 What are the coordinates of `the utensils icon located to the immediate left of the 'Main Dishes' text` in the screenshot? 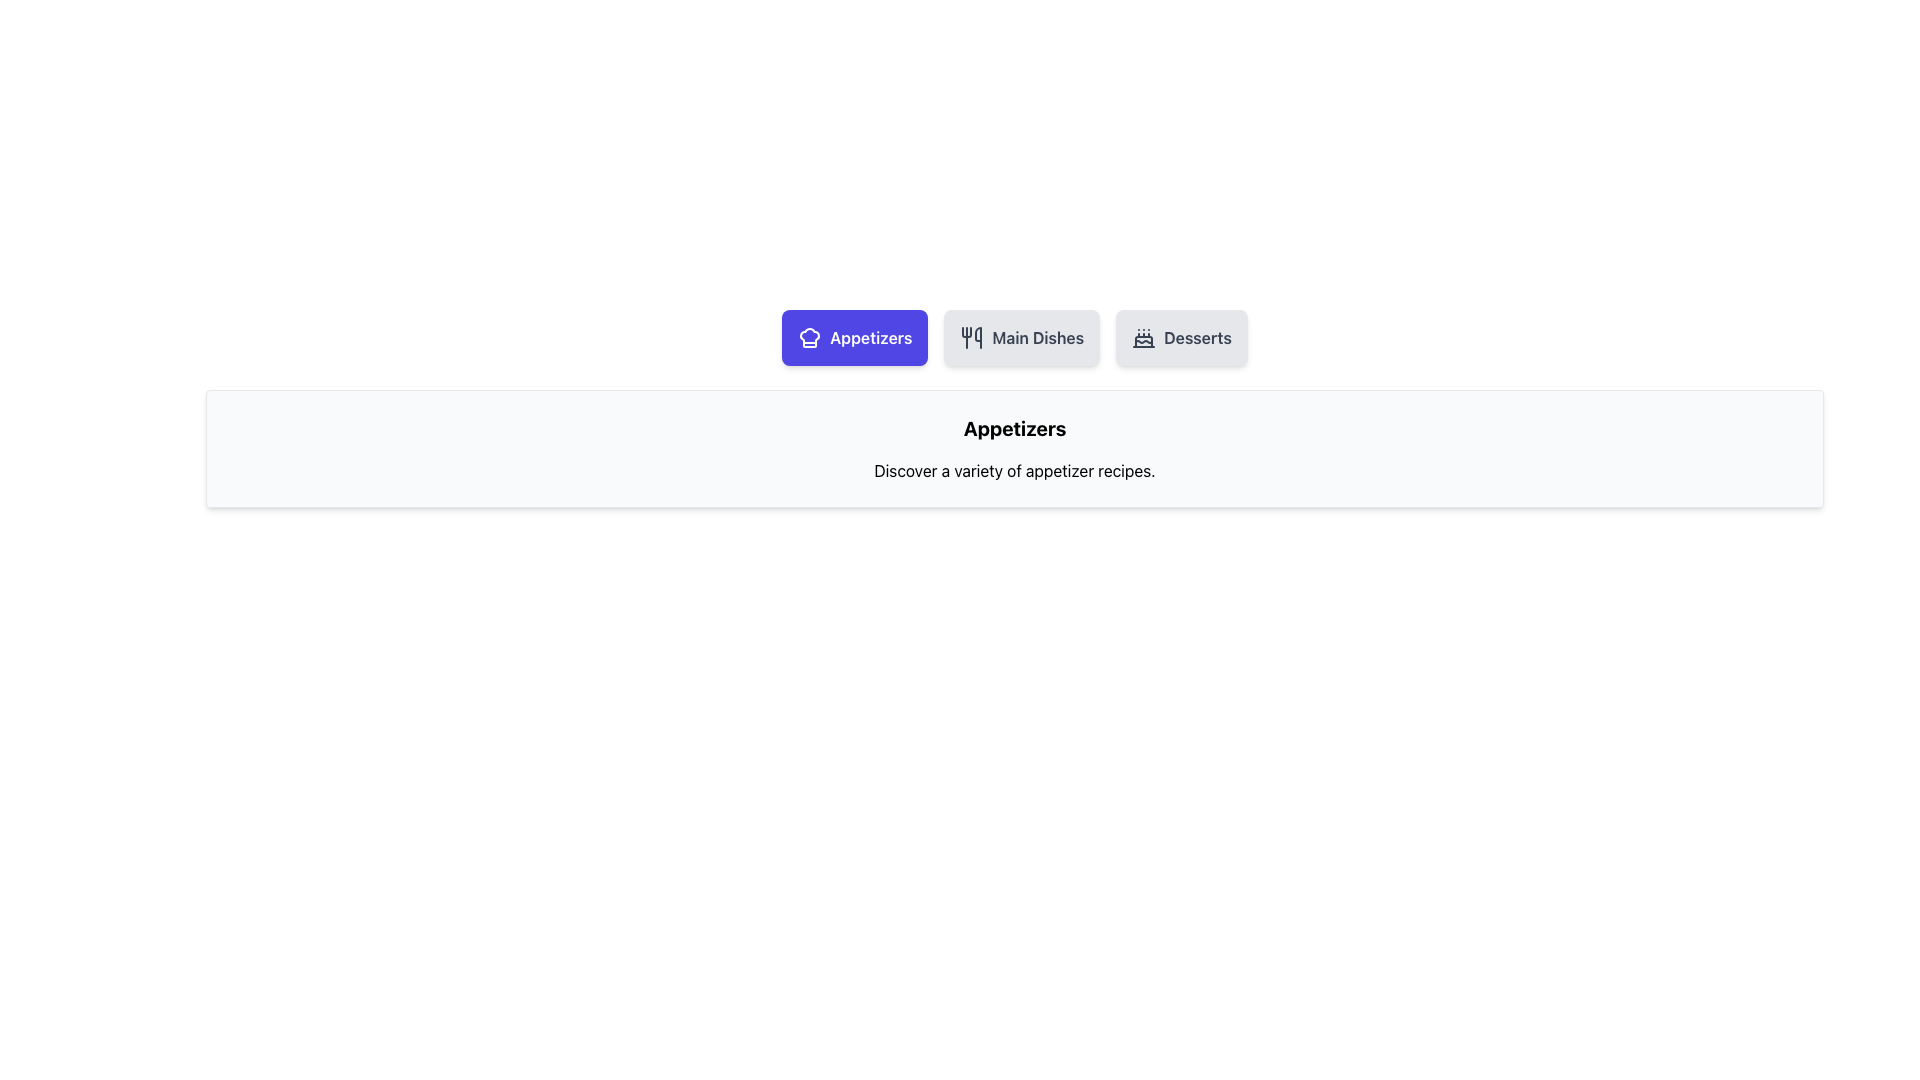 It's located at (972, 337).